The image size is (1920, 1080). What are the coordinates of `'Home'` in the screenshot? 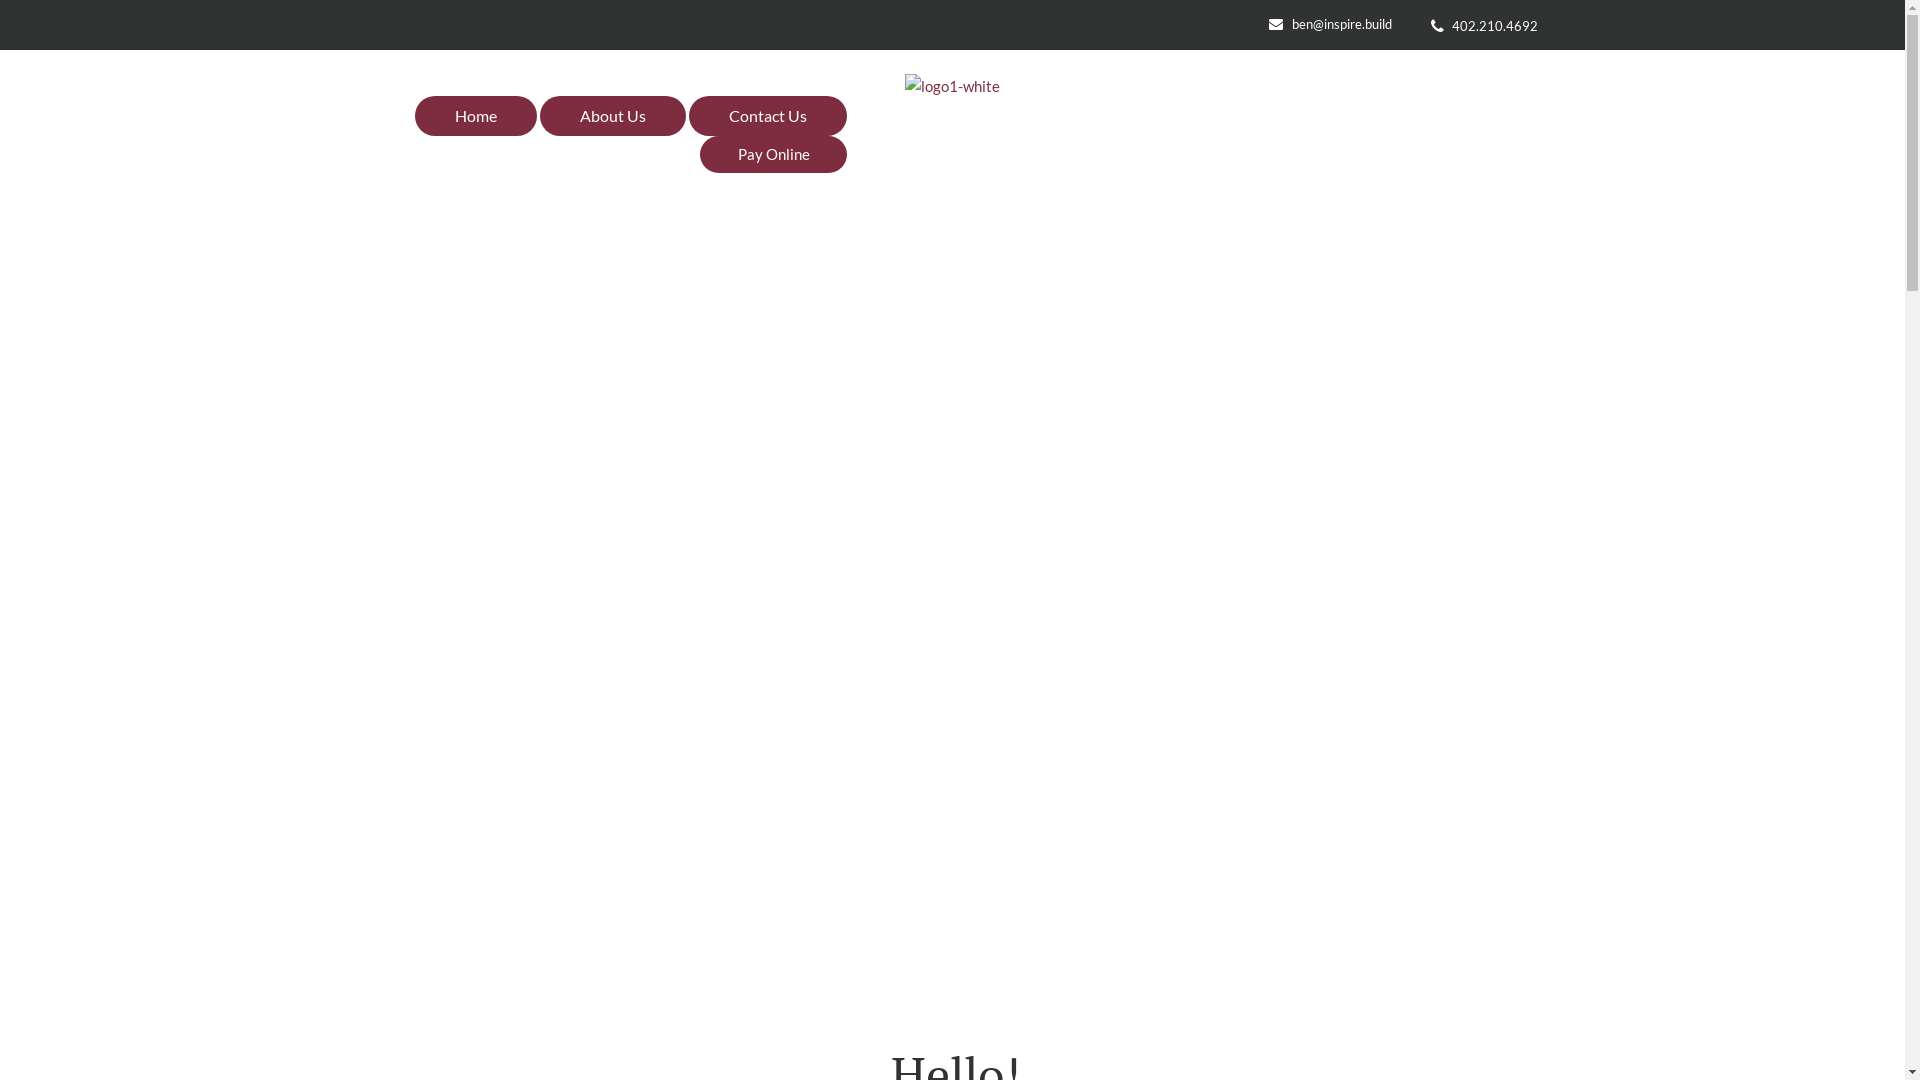 It's located at (474, 115).